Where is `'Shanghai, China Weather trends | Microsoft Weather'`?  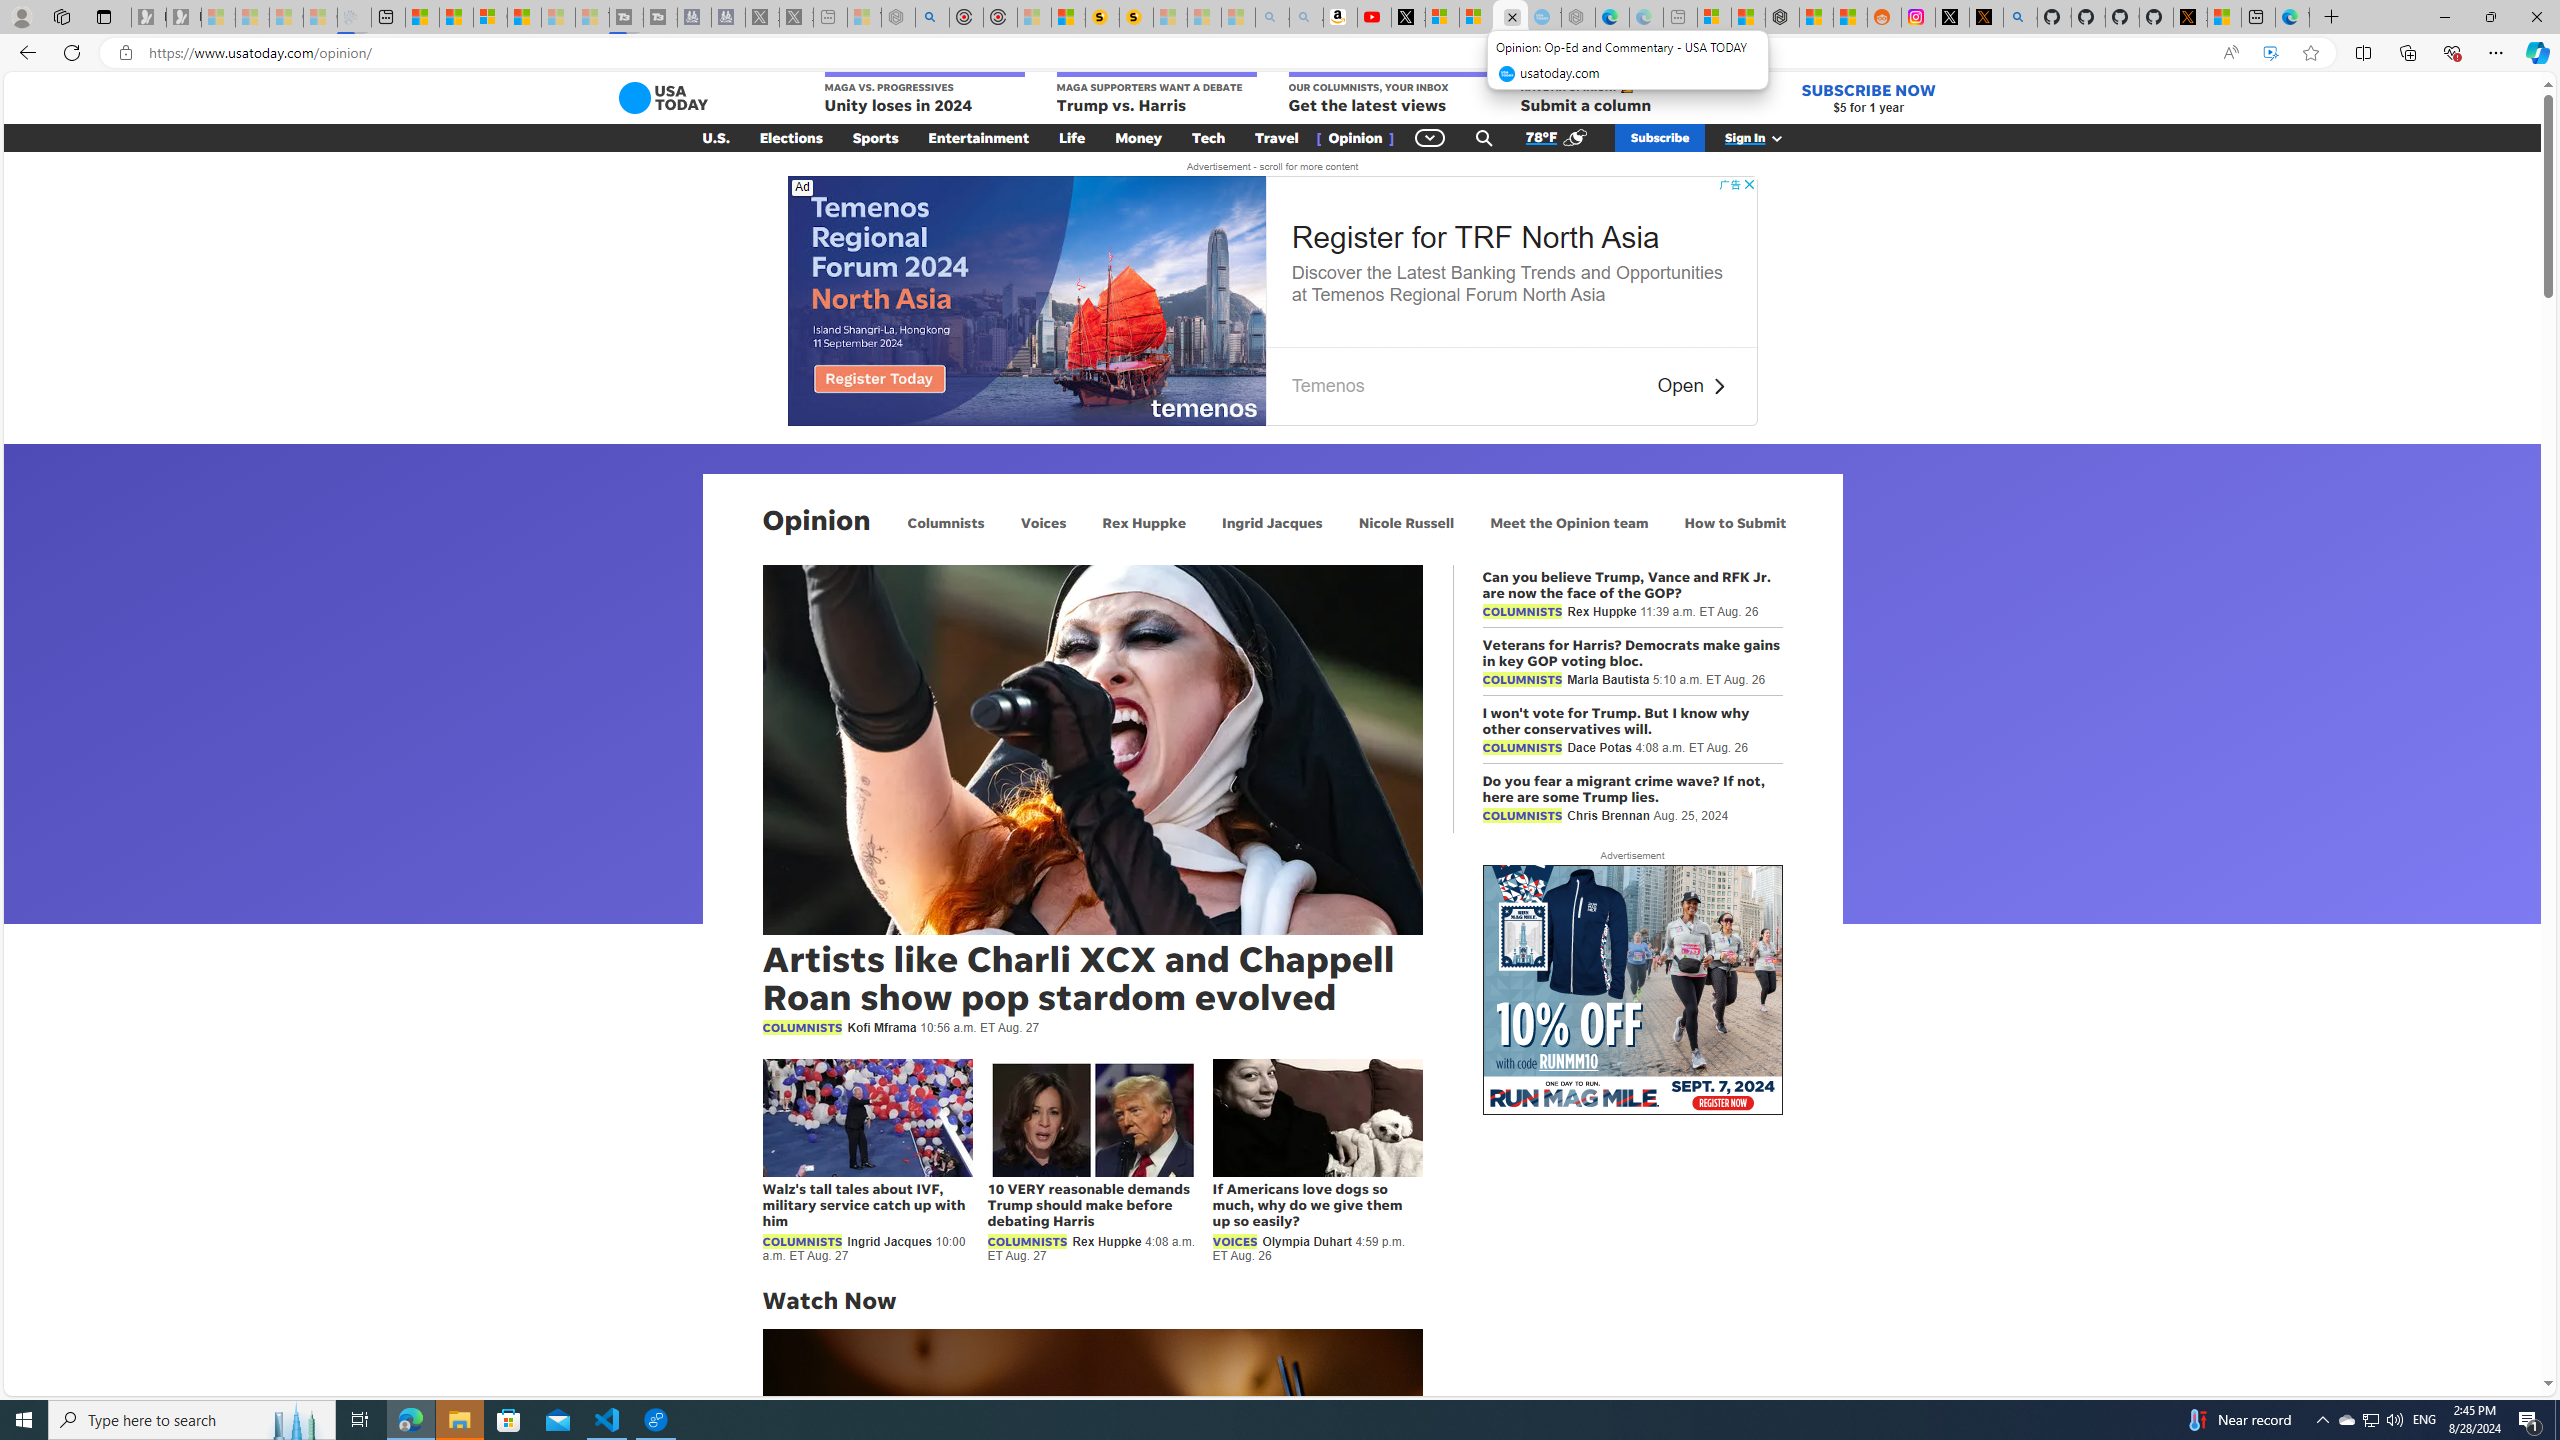
'Shanghai, China Weather trends | Microsoft Weather' is located at coordinates (1850, 16).